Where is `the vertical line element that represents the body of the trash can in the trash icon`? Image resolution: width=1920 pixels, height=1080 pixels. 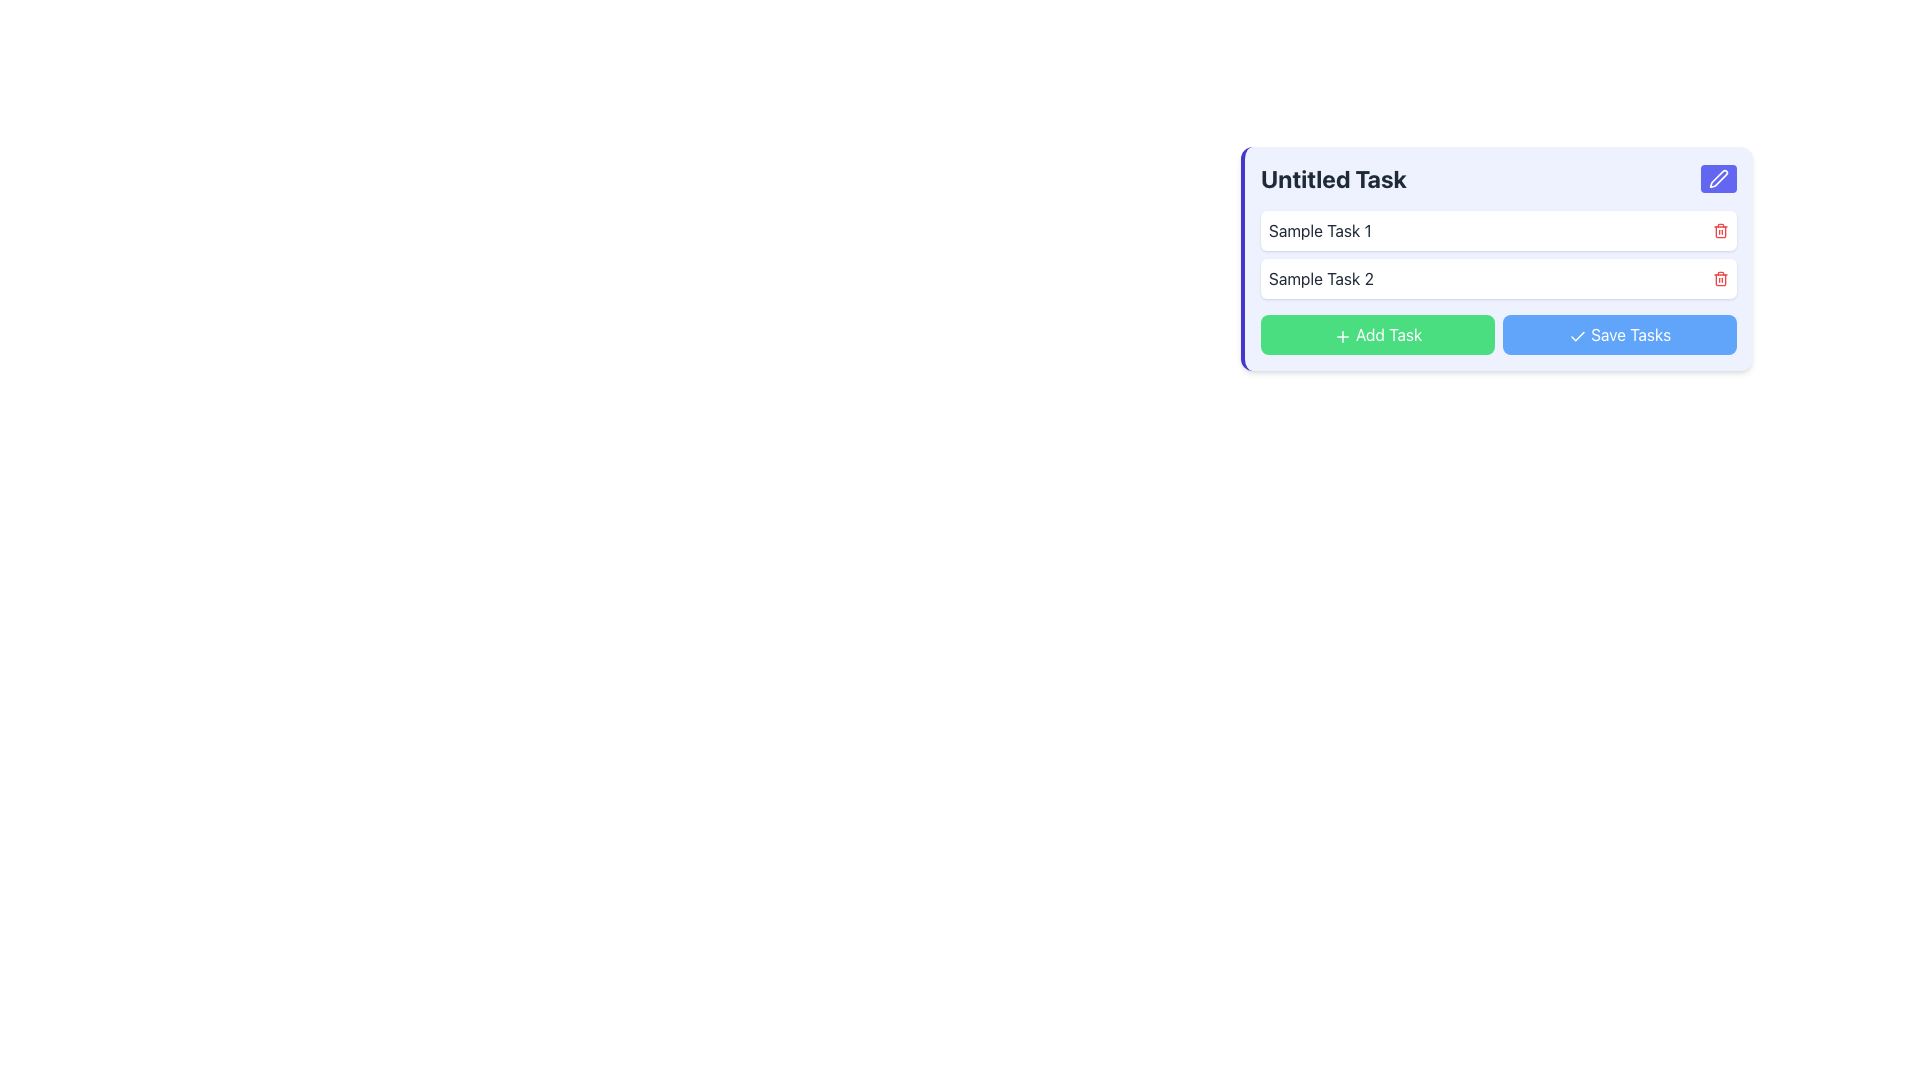
the vertical line element that represents the body of the trash can in the trash icon is located at coordinates (1720, 280).